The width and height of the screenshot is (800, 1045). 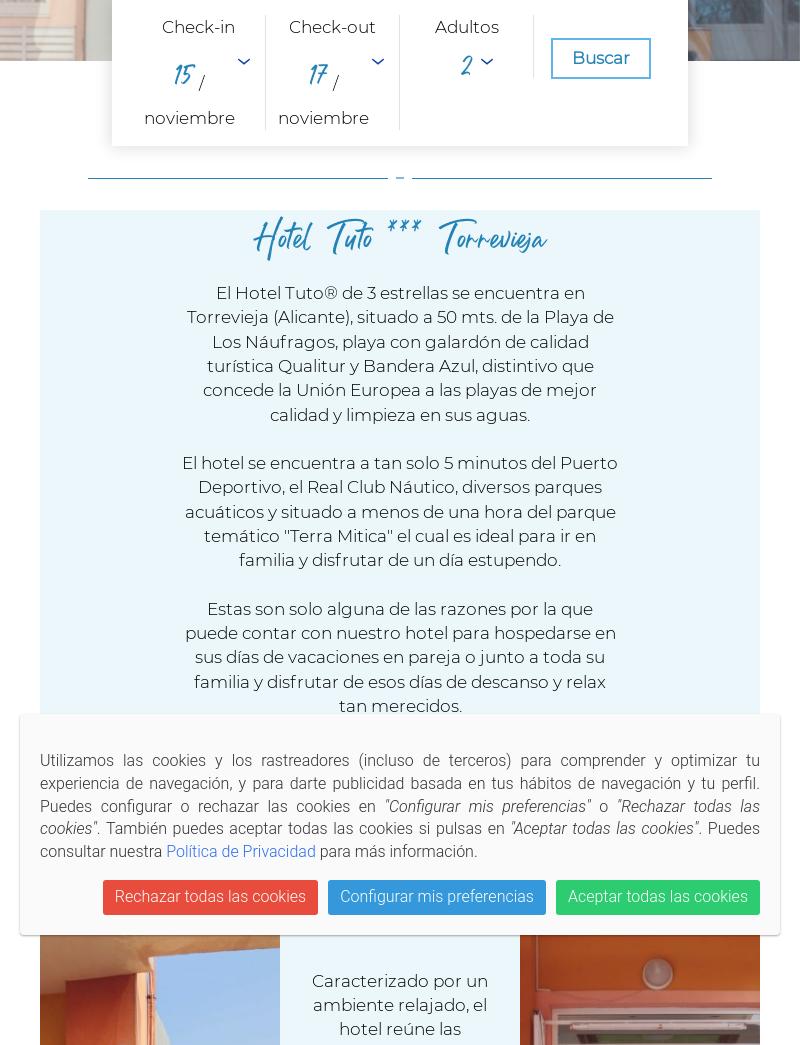 I want to click on 'Check-out', so click(x=331, y=25).